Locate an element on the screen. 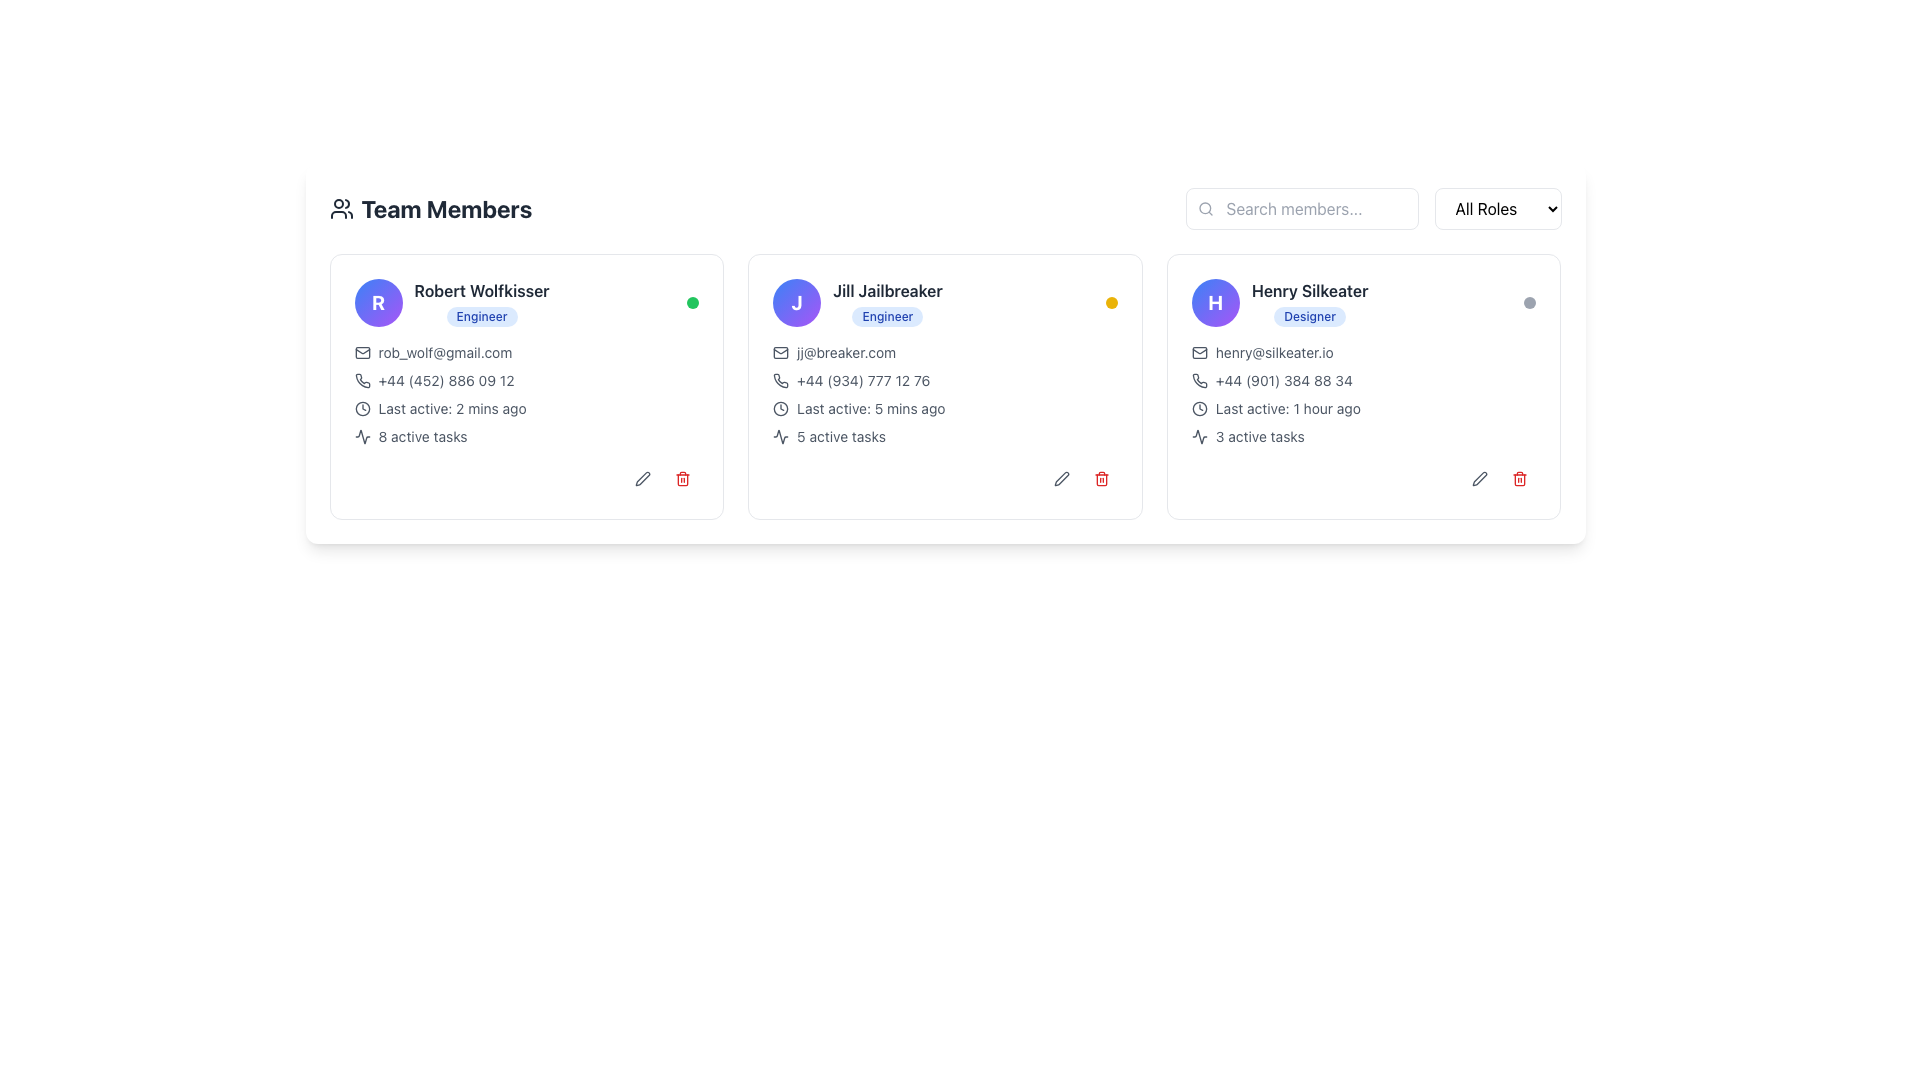 This screenshot has width=1920, height=1080. the bold text 'Robert Wolfkisser' located in the first card under 'Team Members' is located at coordinates (482, 290).